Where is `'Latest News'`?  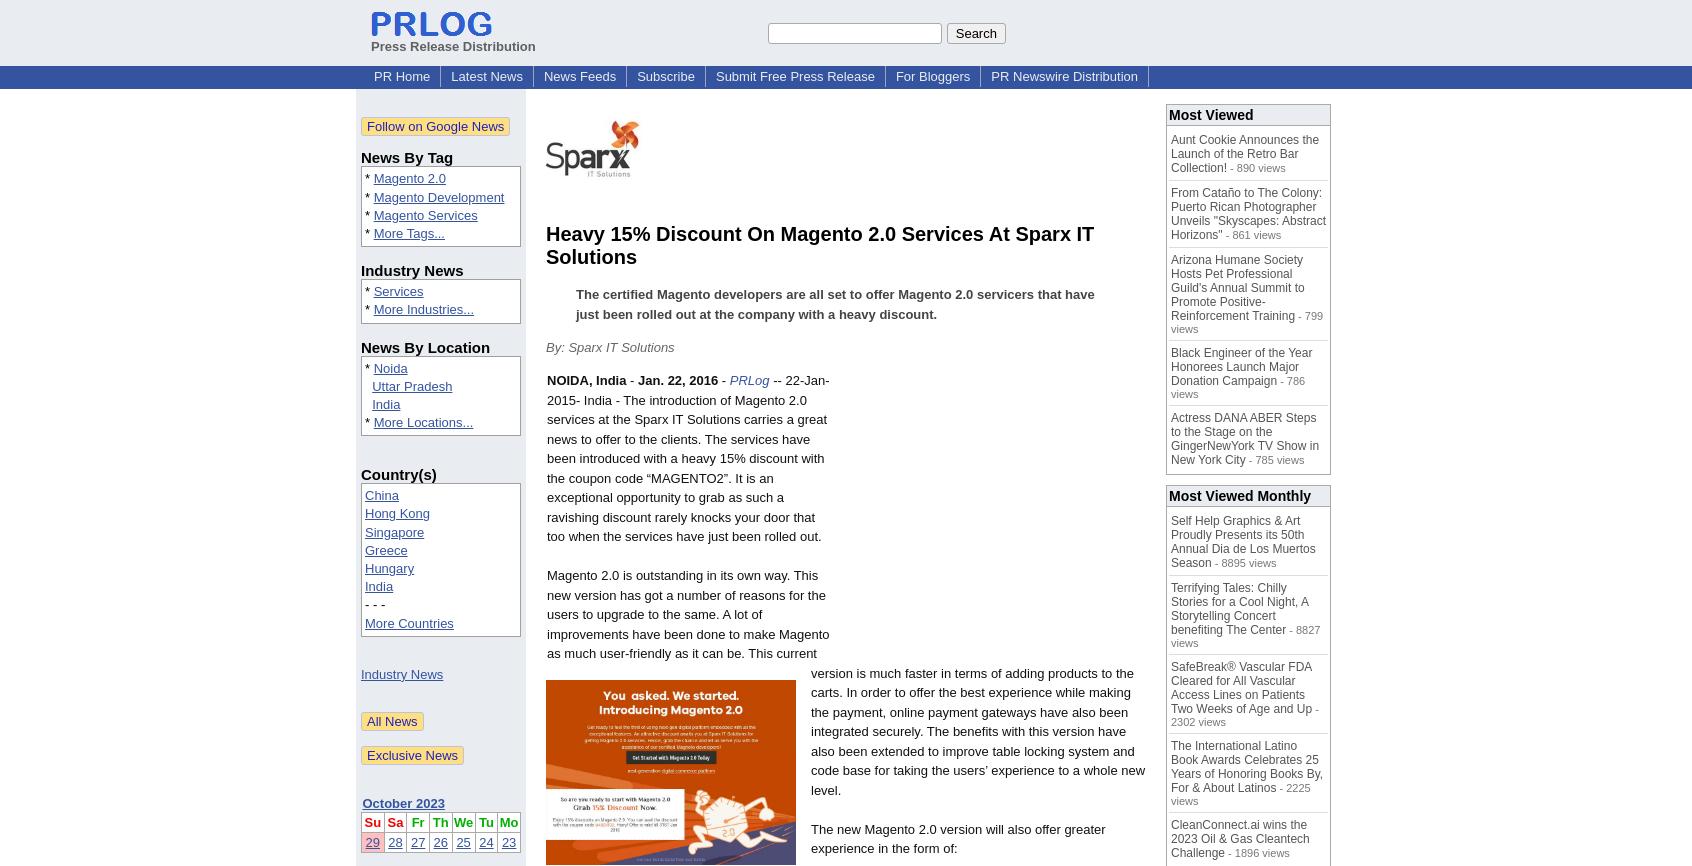
'Latest News' is located at coordinates (485, 76).